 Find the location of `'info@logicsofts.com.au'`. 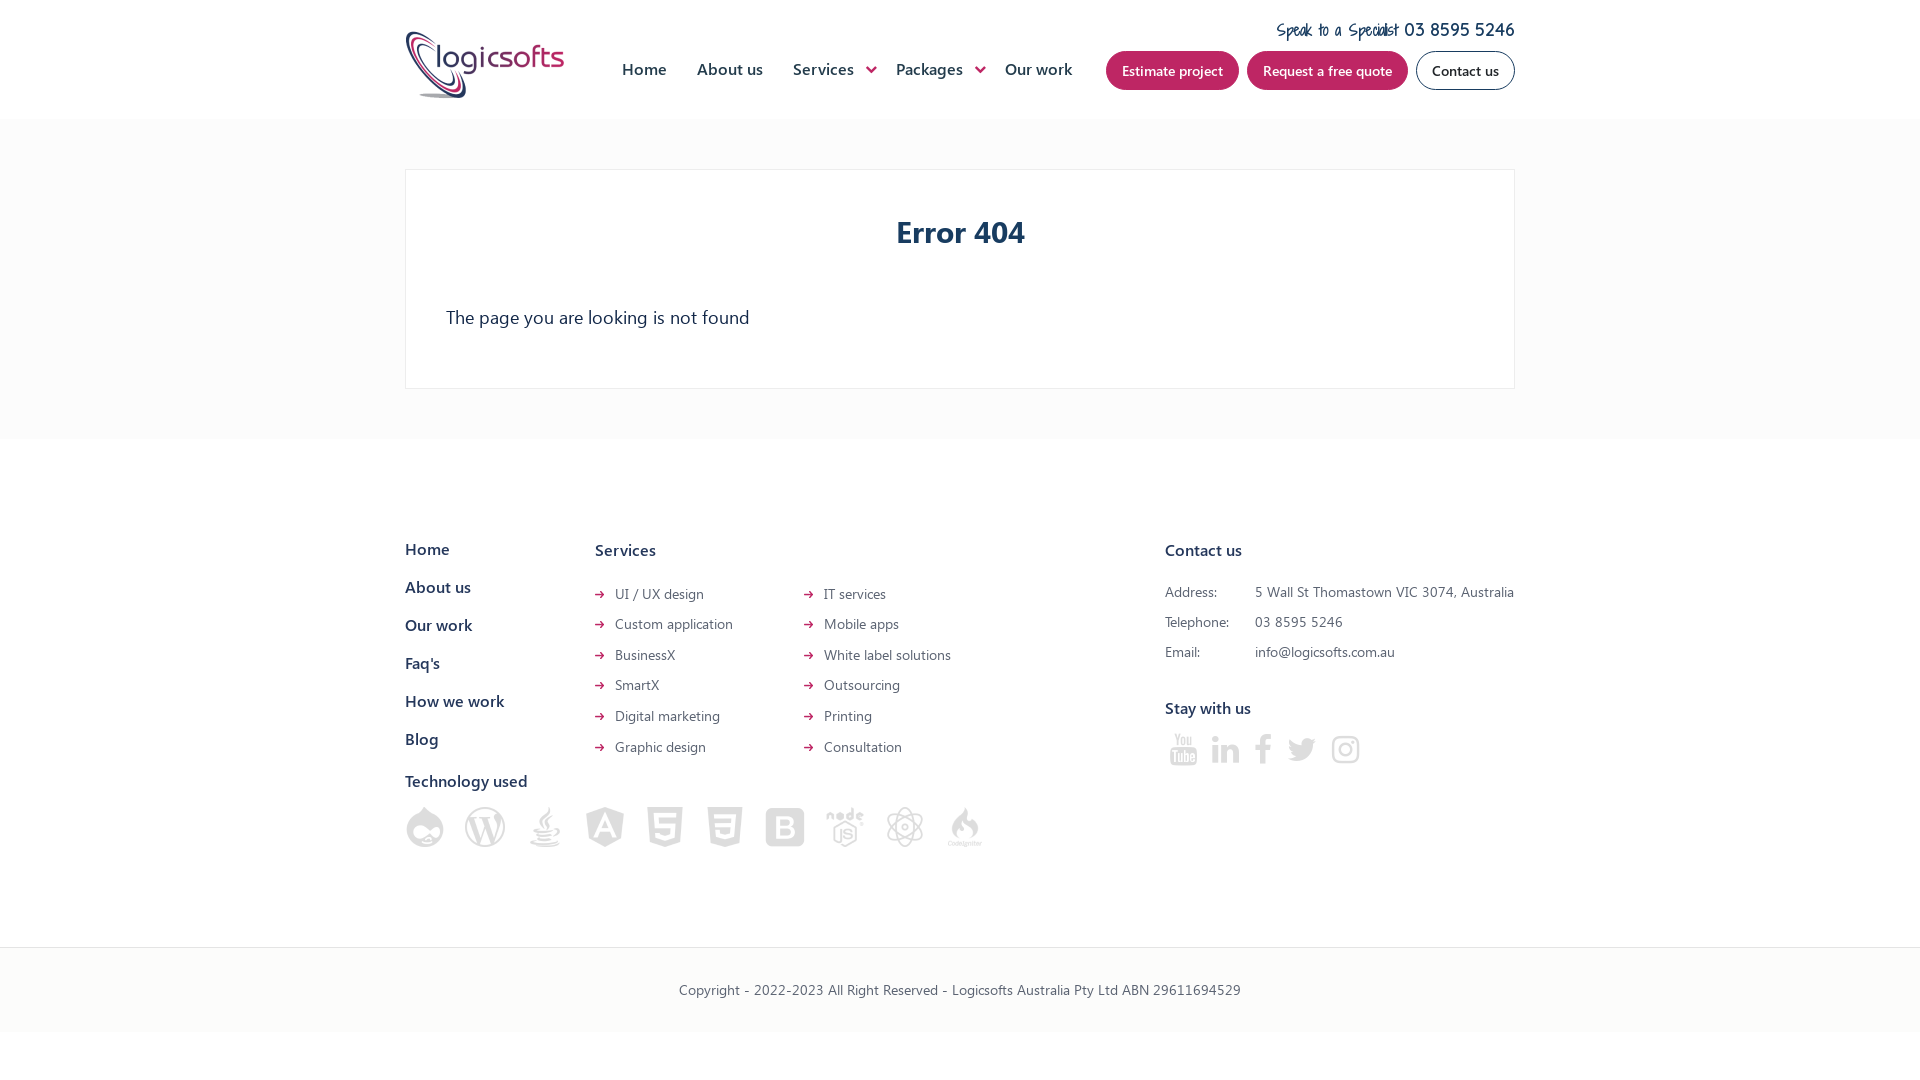

'info@logicsofts.com.au' is located at coordinates (1324, 651).